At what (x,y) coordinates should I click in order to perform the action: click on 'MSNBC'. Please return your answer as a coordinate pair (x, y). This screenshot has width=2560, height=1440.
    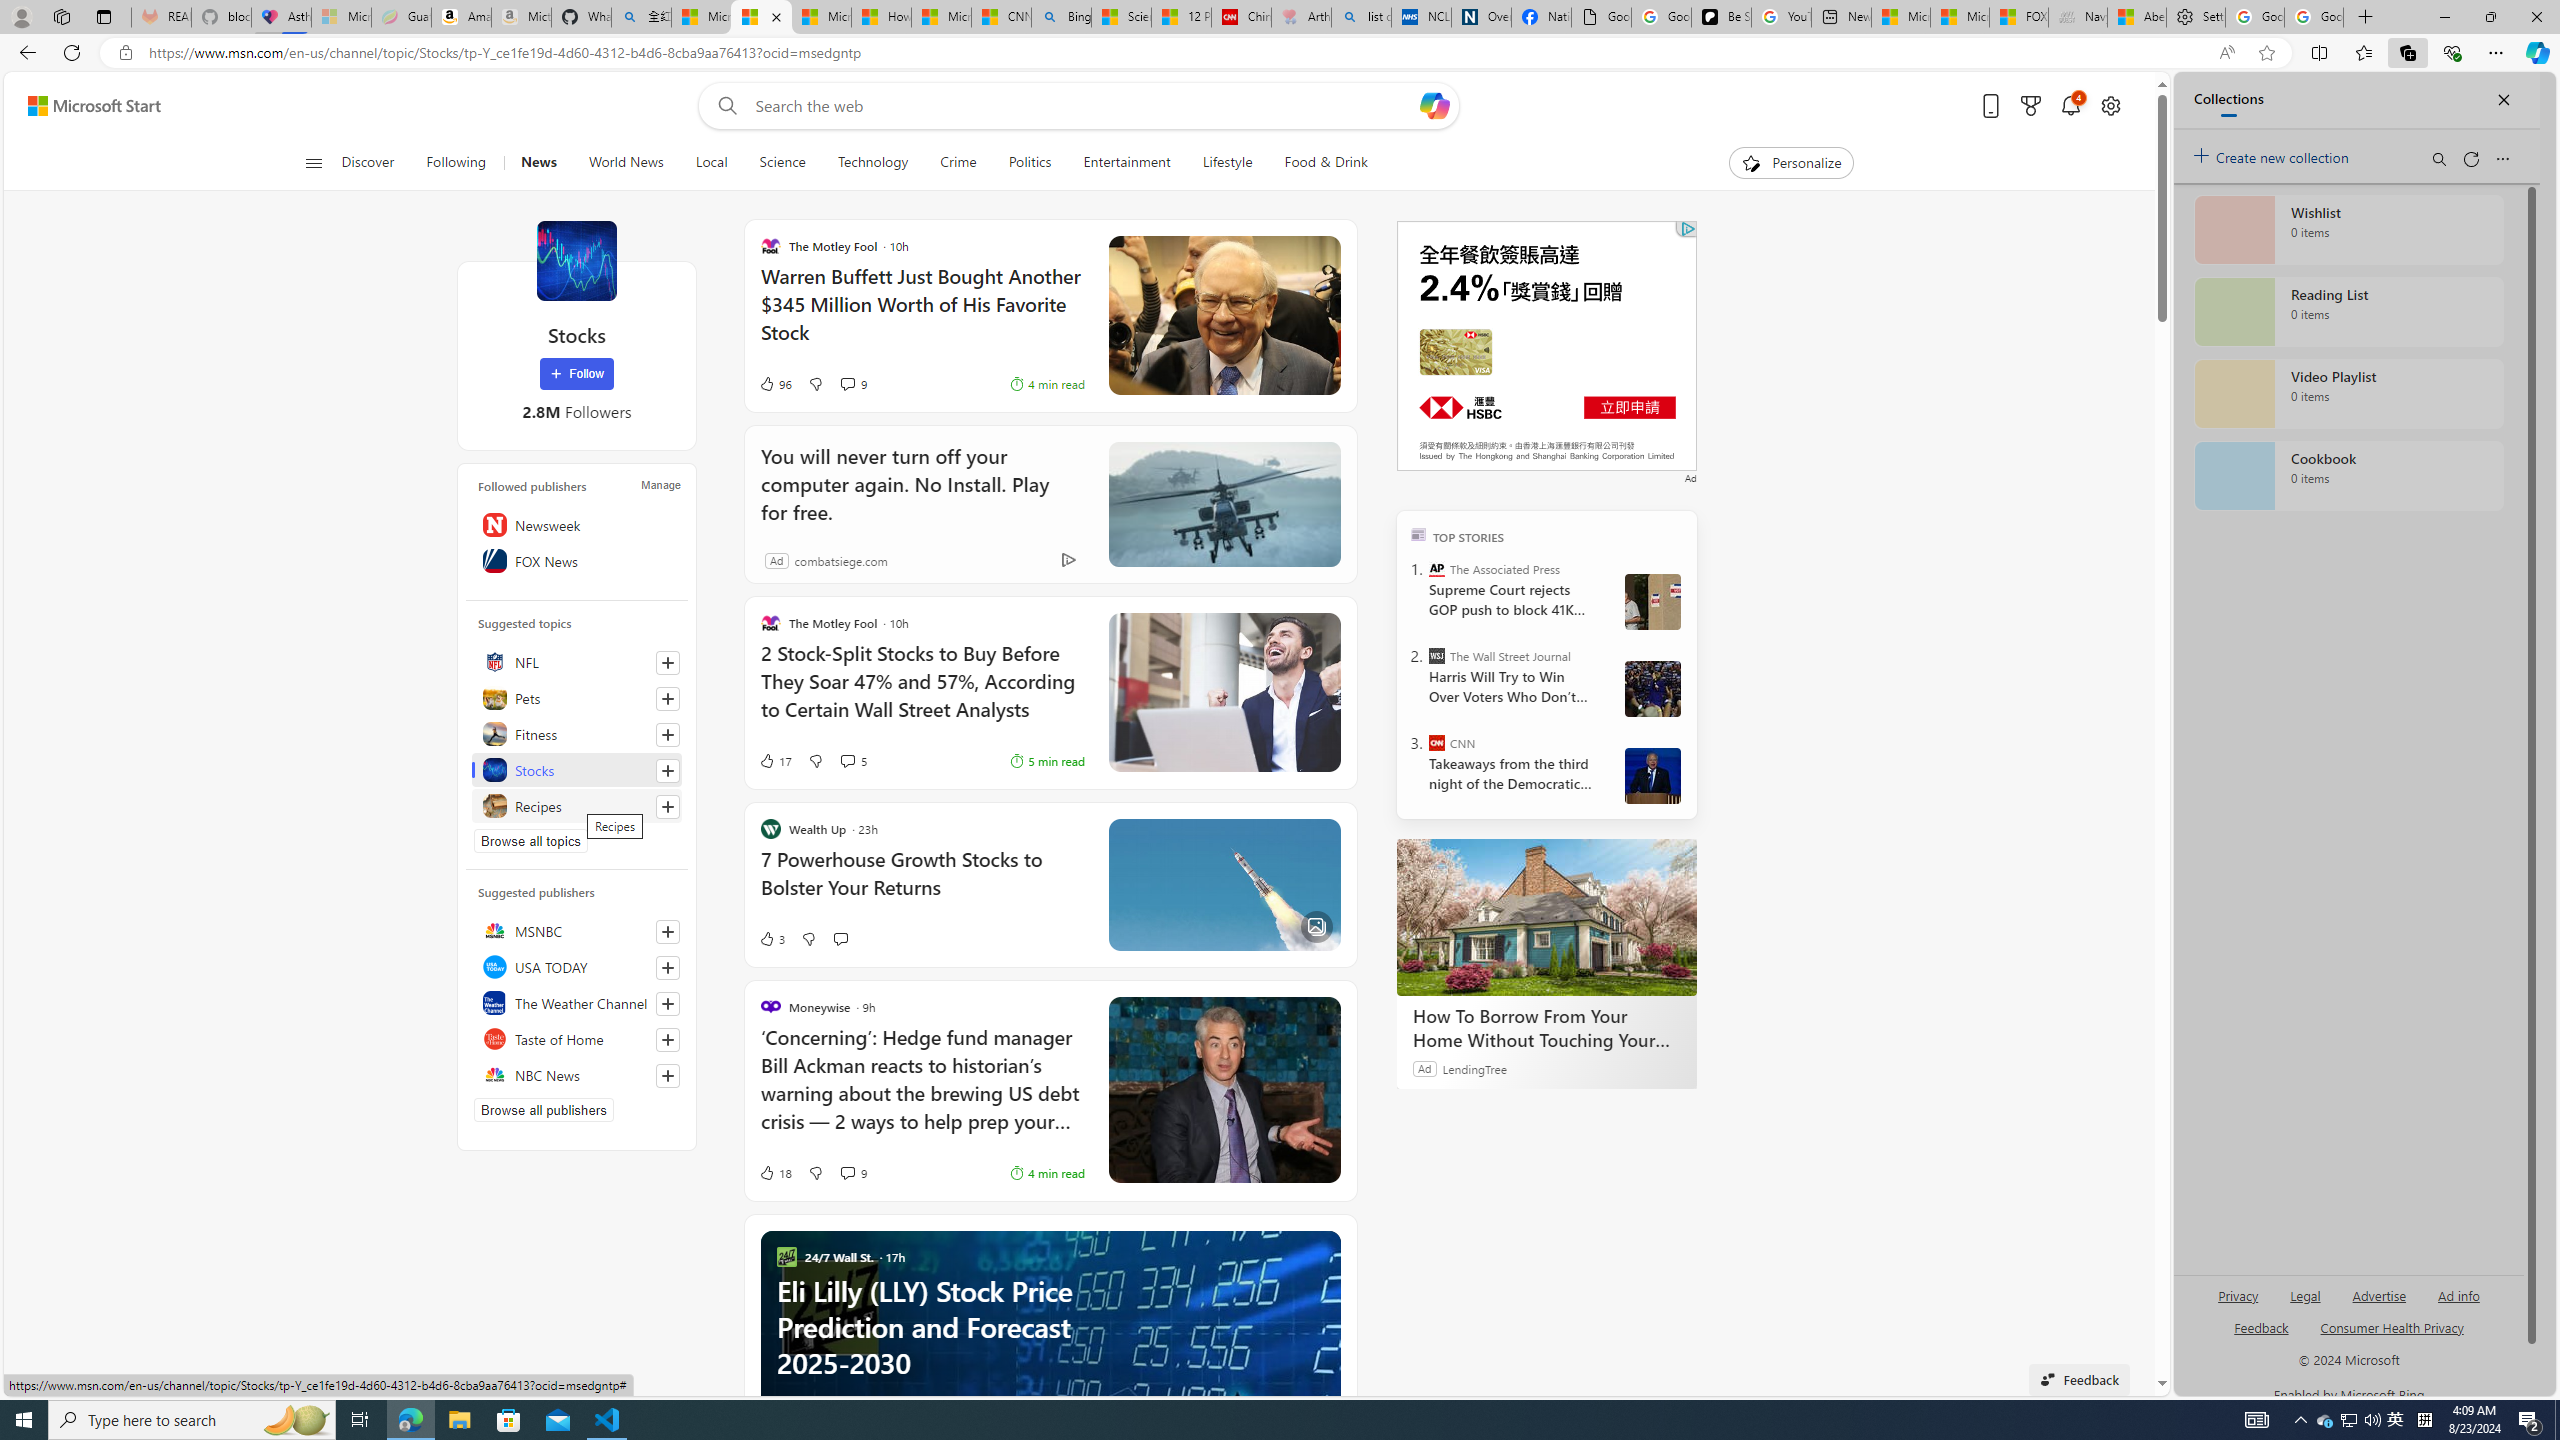
    Looking at the image, I should click on (575, 930).